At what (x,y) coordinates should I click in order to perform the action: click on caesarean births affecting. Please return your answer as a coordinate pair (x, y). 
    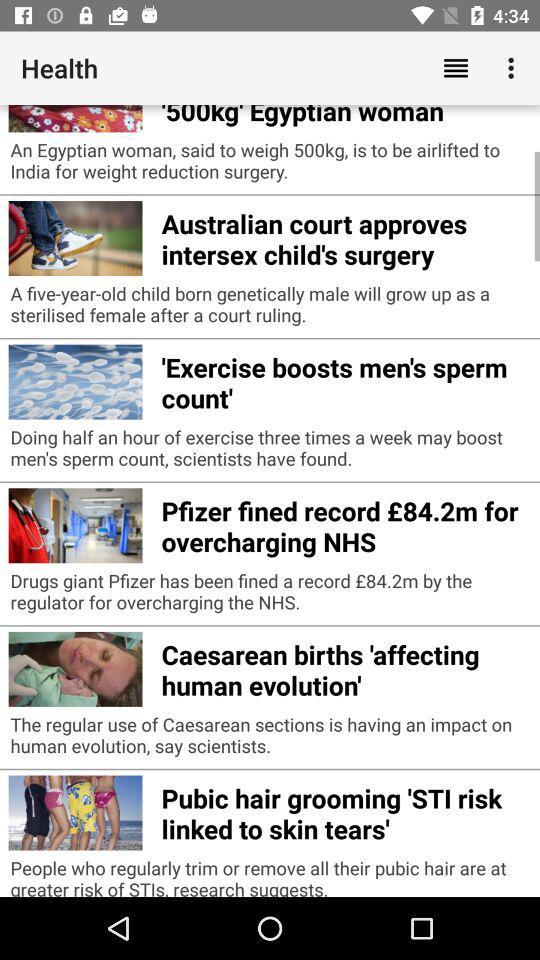
    Looking at the image, I should click on (344, 667).